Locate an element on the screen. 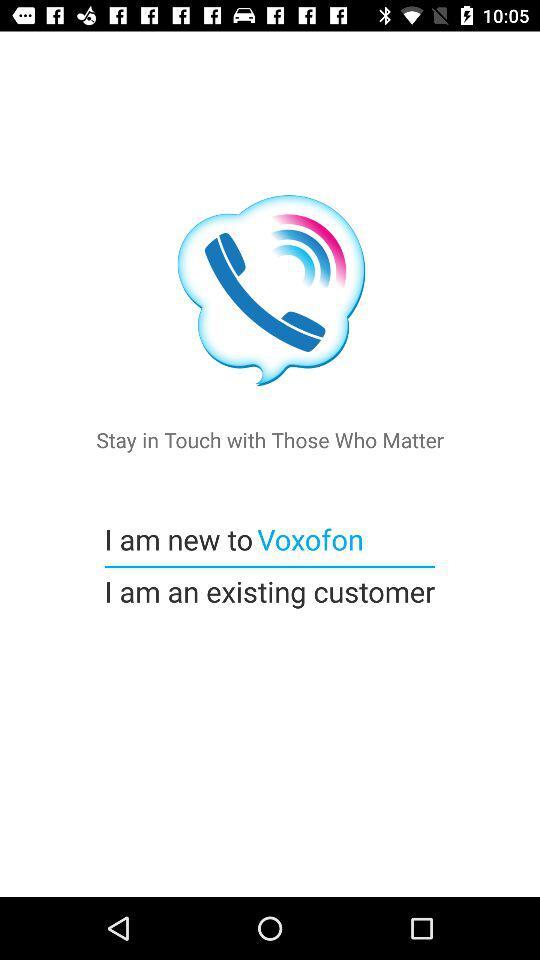 This screenshot has width=540, height=960. the item to the right of the i am new icon is located at coordinates (308, 538).